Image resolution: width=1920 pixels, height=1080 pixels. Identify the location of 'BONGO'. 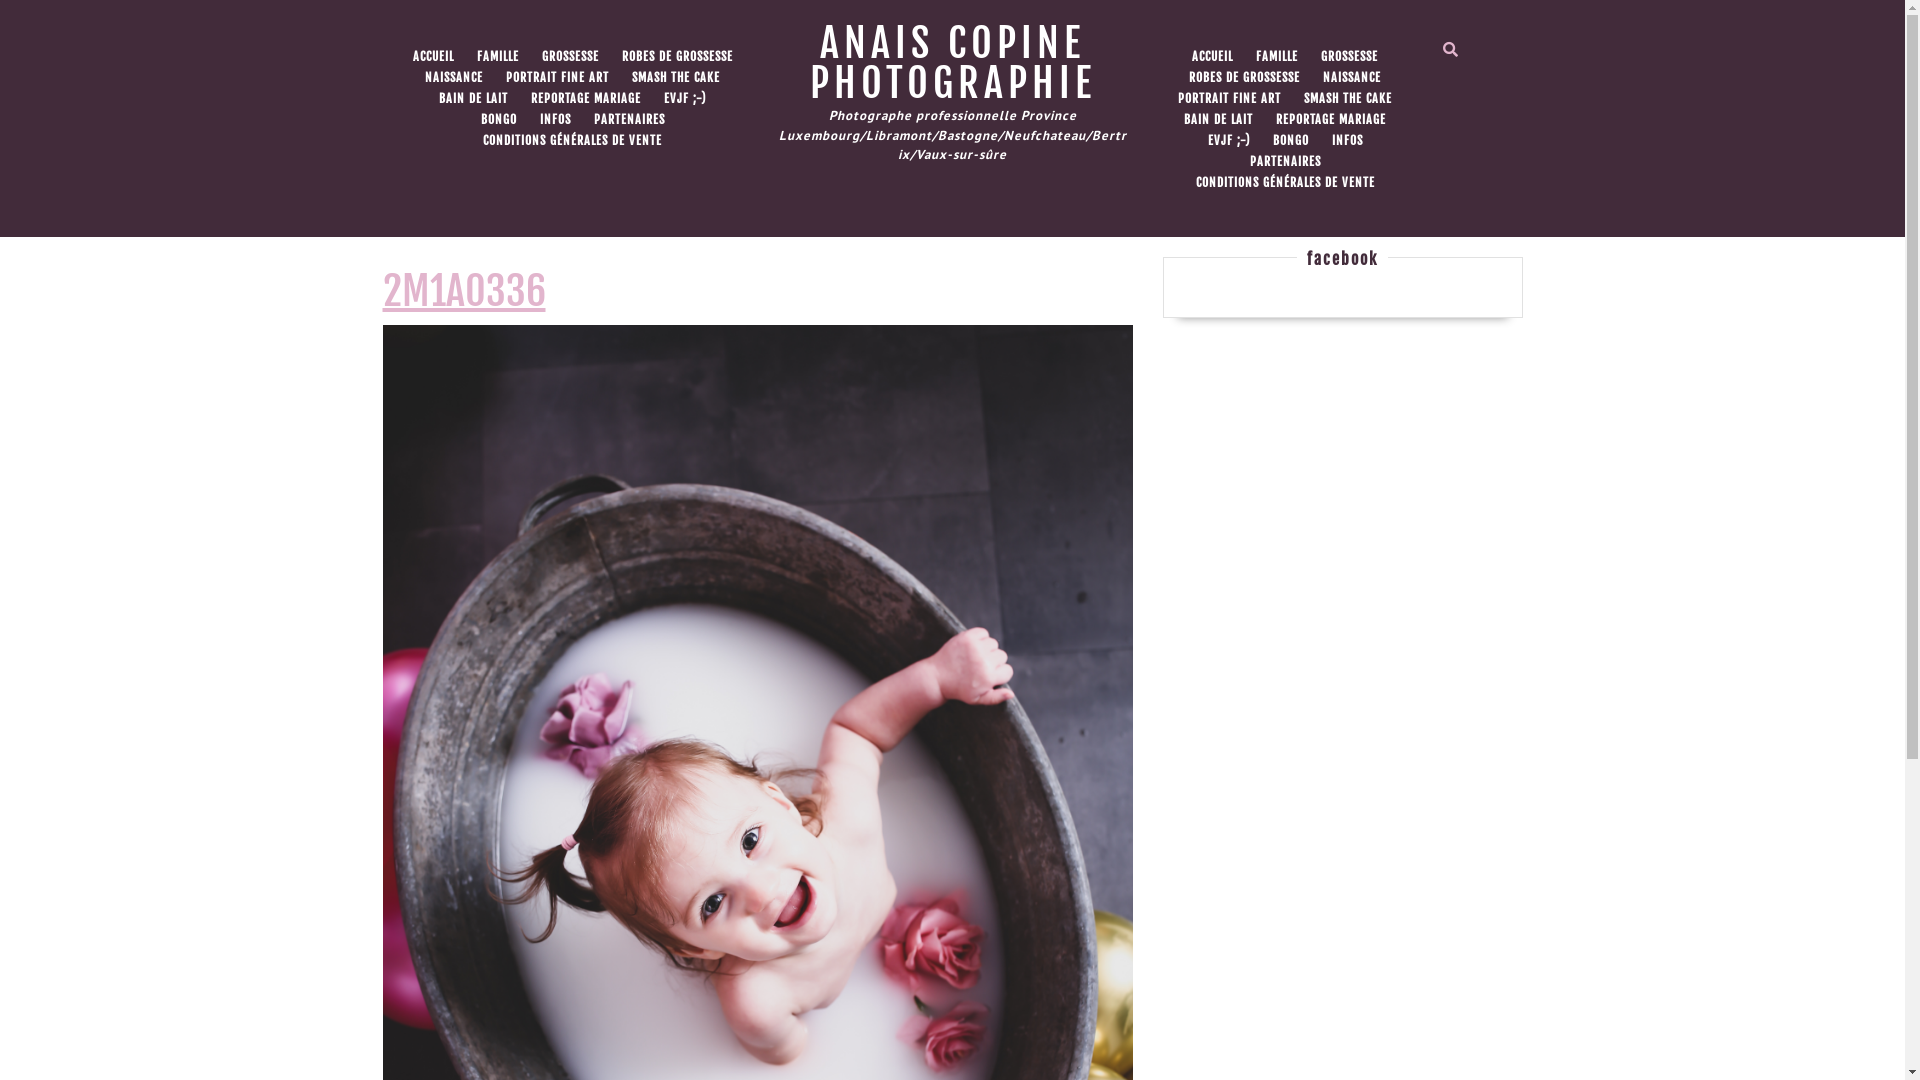
(498, 119).